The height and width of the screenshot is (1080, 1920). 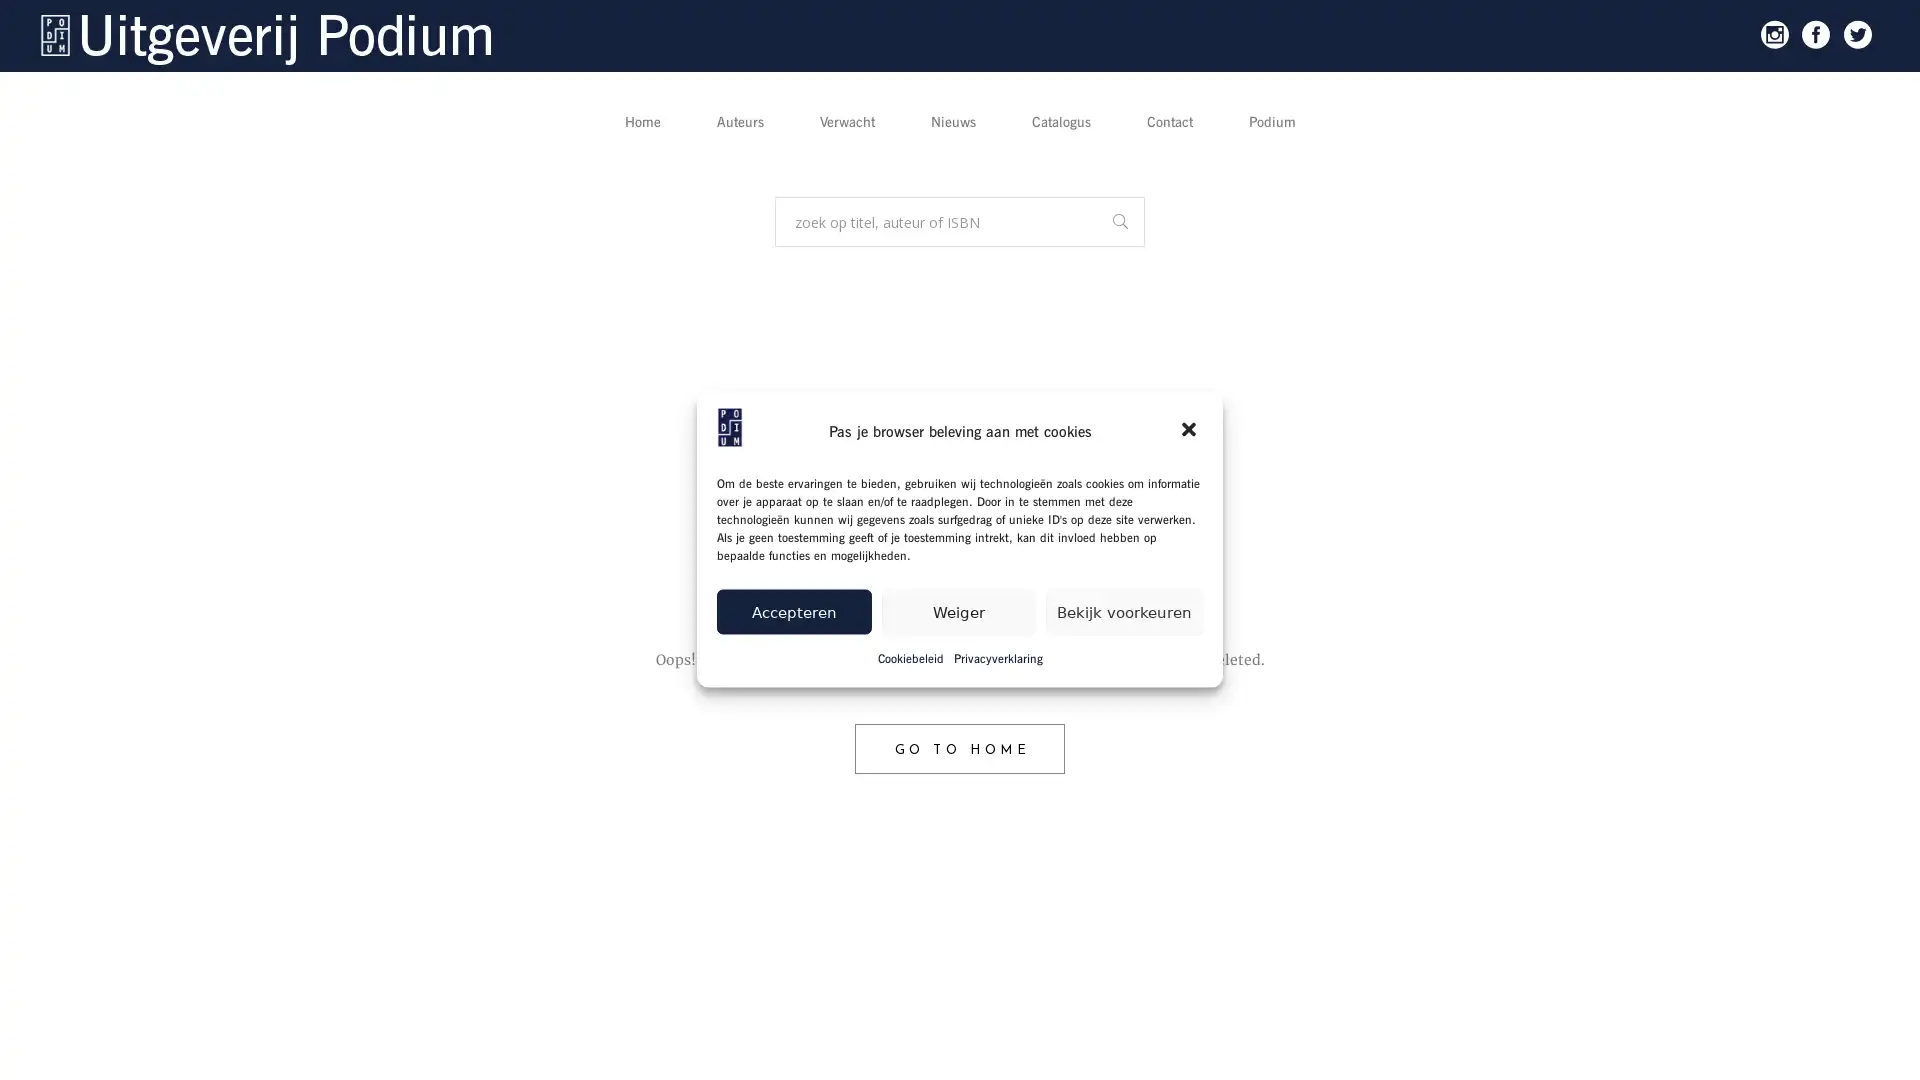 I want to click on close-dialog, so click(x=1190, y=430).